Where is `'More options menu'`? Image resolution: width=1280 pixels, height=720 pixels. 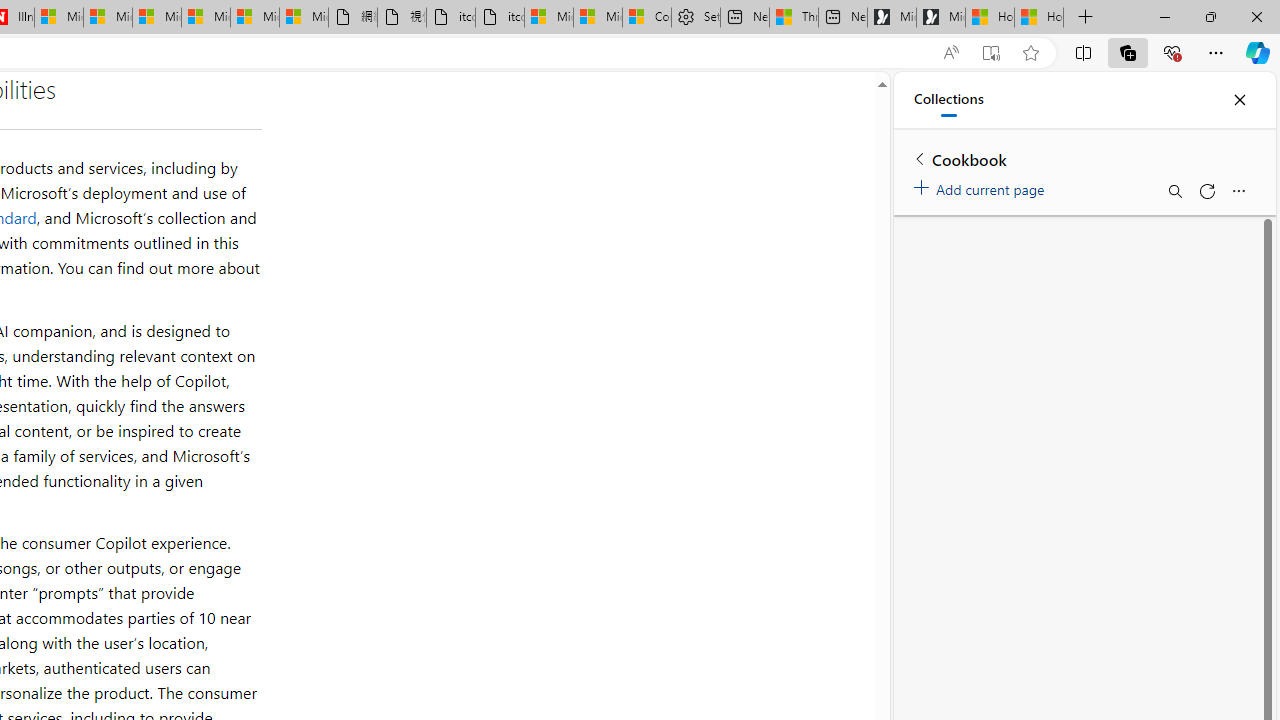
'More options menu' is located at coordinates (1237, 191).